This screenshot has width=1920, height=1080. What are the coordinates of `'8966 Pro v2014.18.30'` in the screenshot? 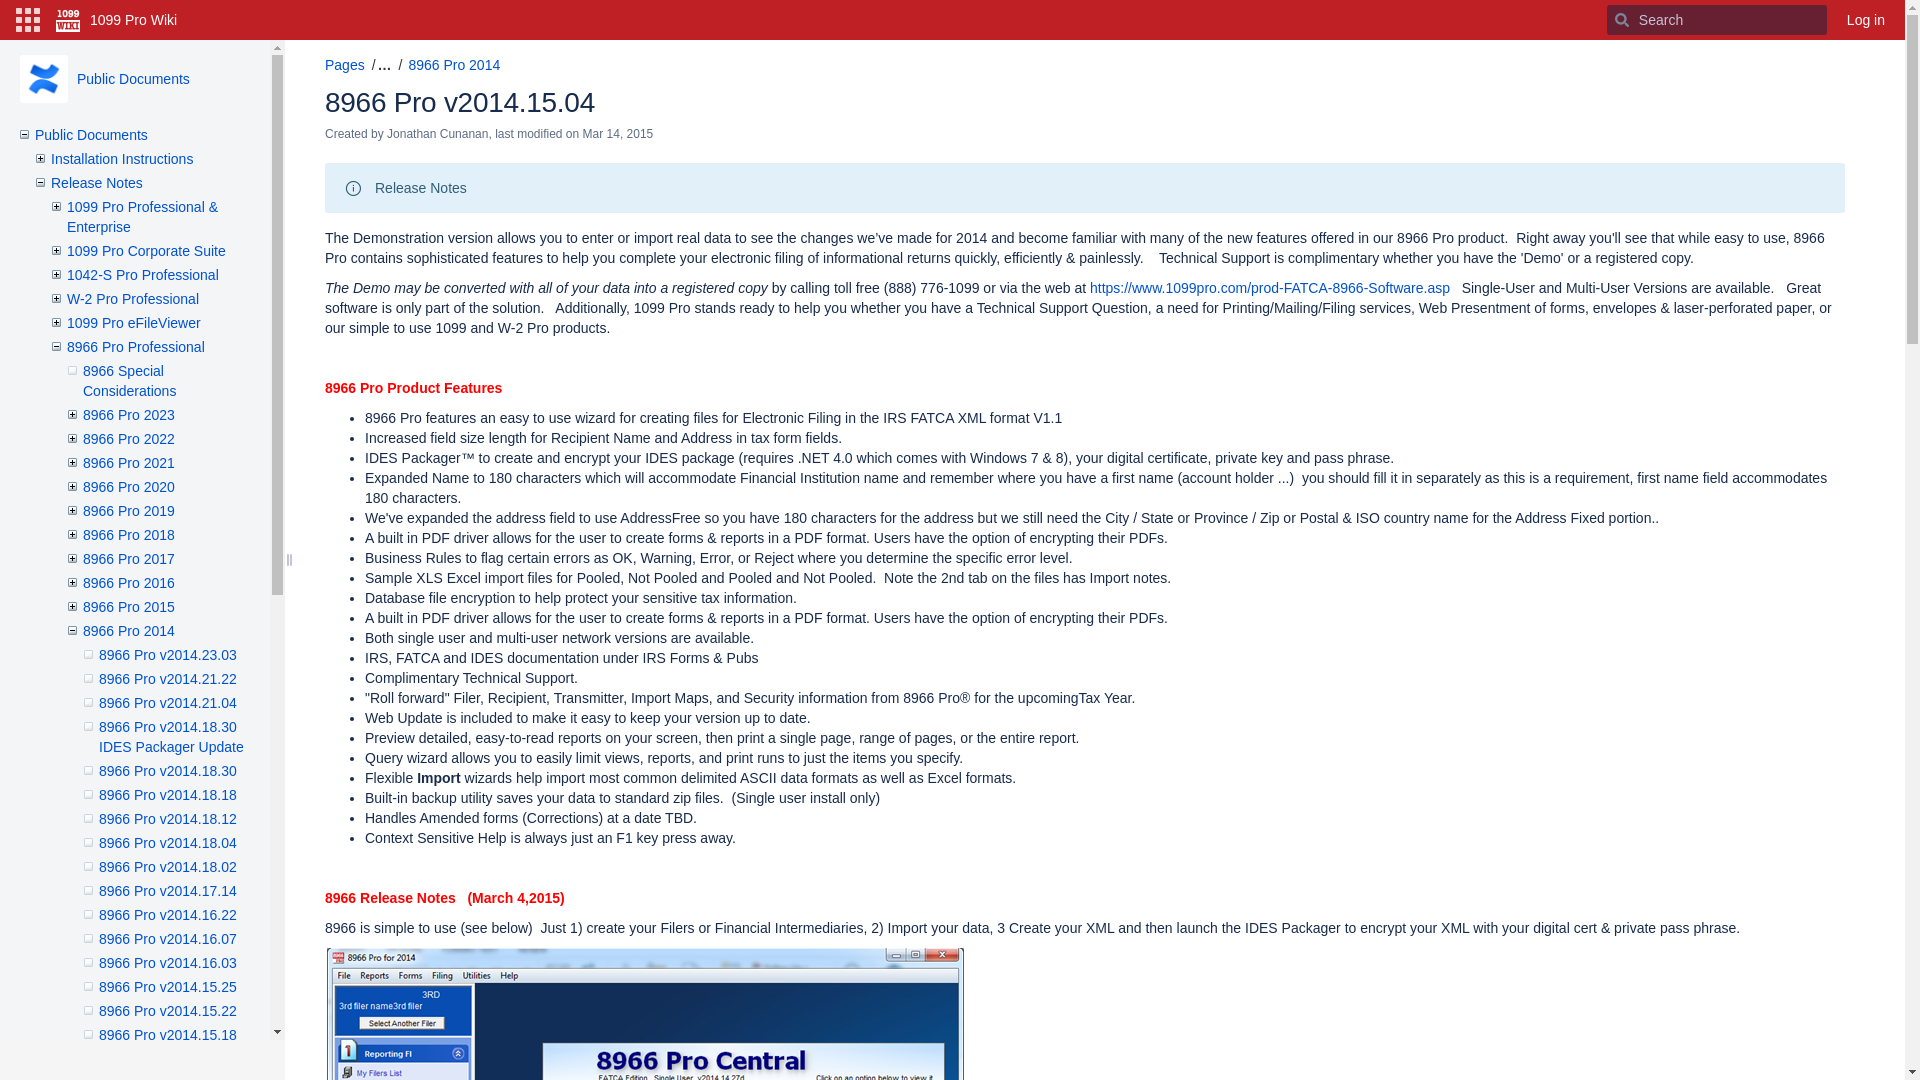 It's located at (168, 770).